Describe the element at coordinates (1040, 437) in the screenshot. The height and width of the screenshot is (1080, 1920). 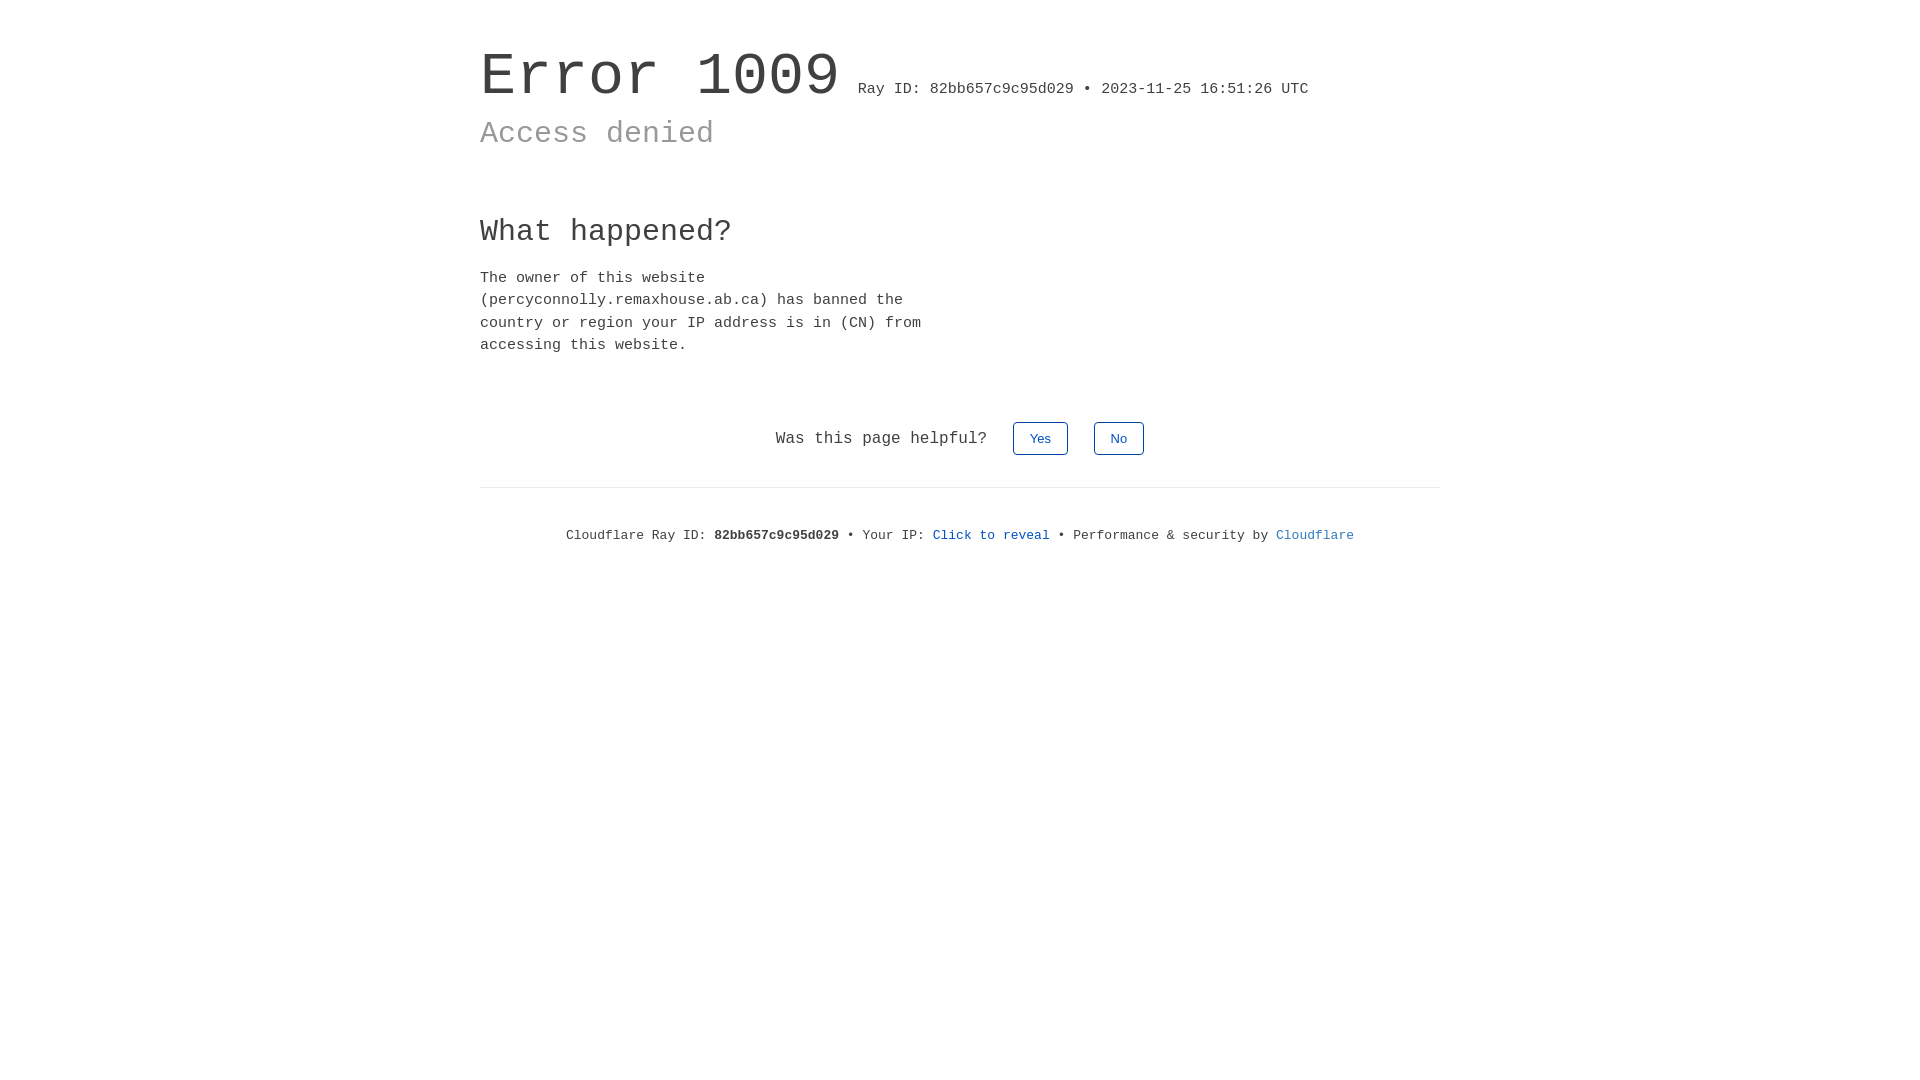
I see `'Yes'` at that location.